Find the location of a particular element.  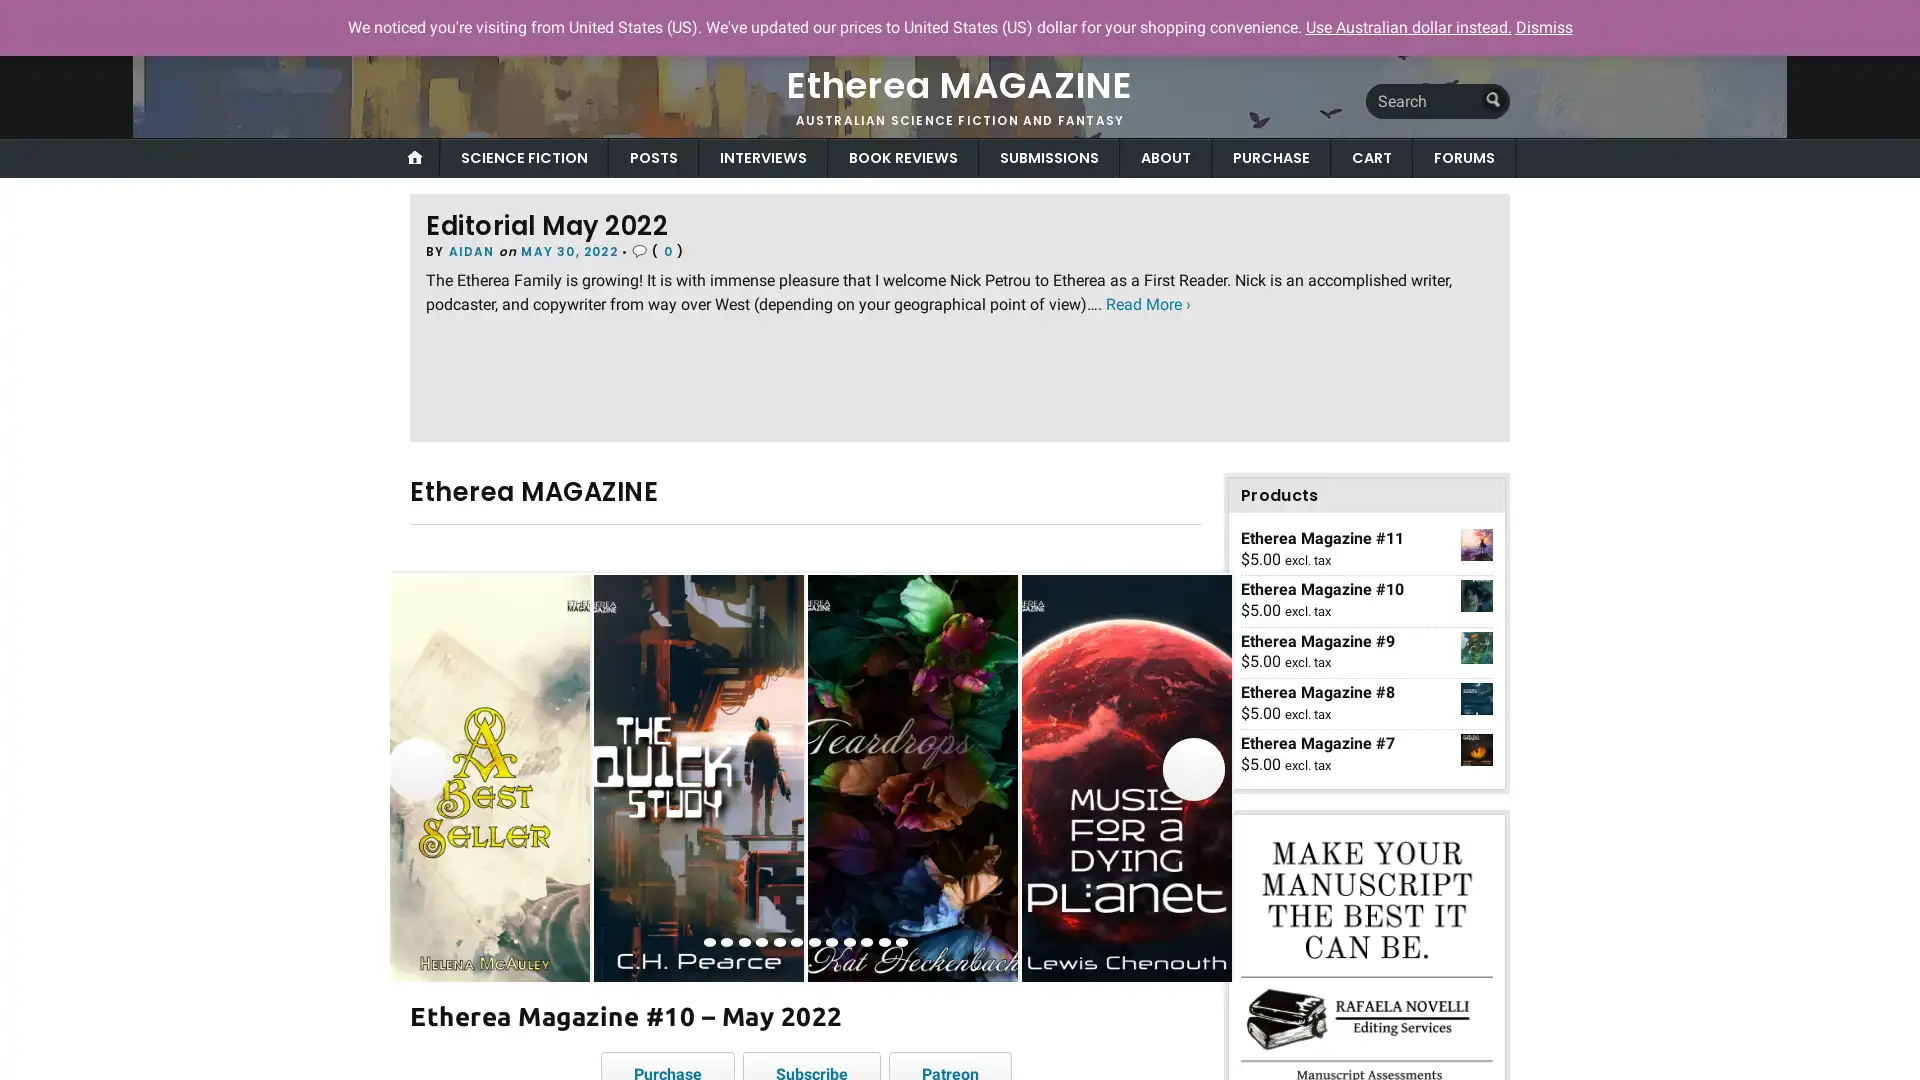

view image 8 of 12 in carousel is located at coordinates (831, 941).